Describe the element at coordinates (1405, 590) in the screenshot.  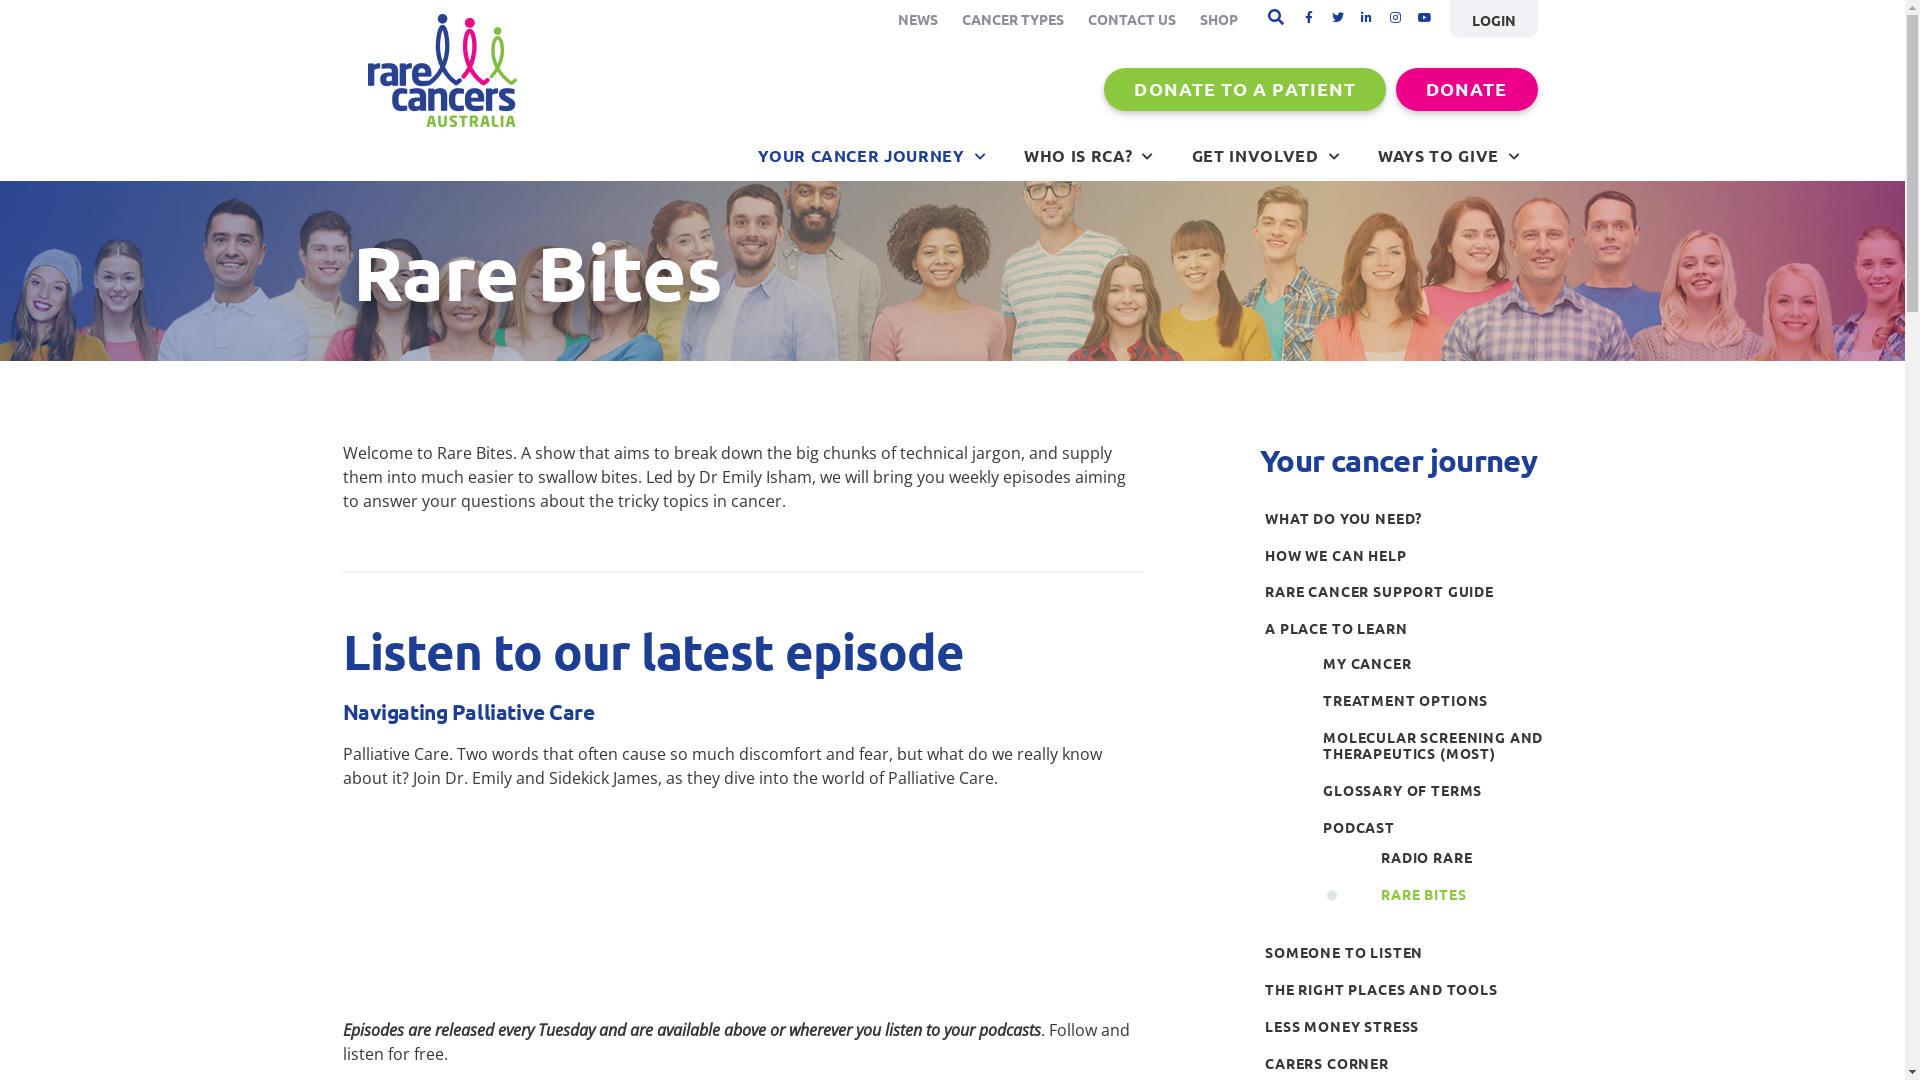
I see `'RARE CANCER SUPPORT GUIDE'` at that location.